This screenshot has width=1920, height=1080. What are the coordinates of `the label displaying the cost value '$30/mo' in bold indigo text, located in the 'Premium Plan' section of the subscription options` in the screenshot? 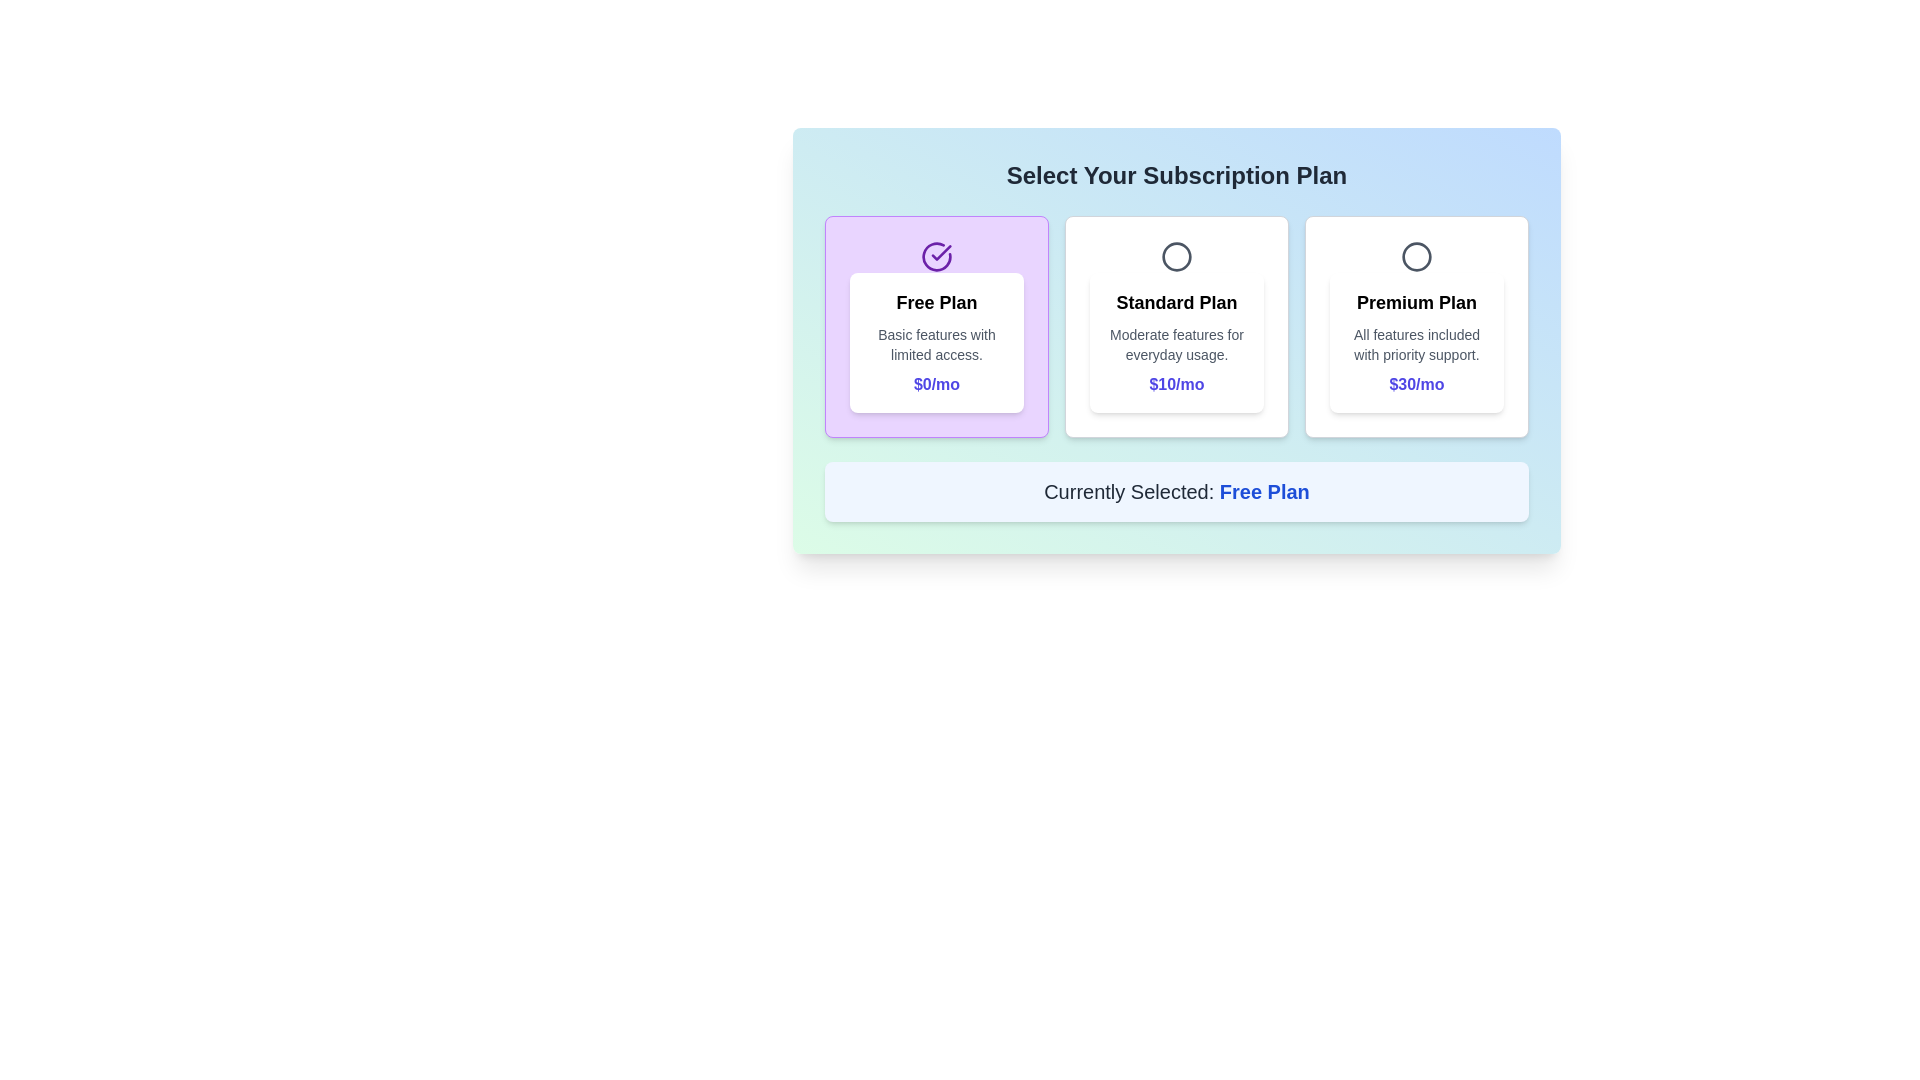 It's located at (1415, 385).